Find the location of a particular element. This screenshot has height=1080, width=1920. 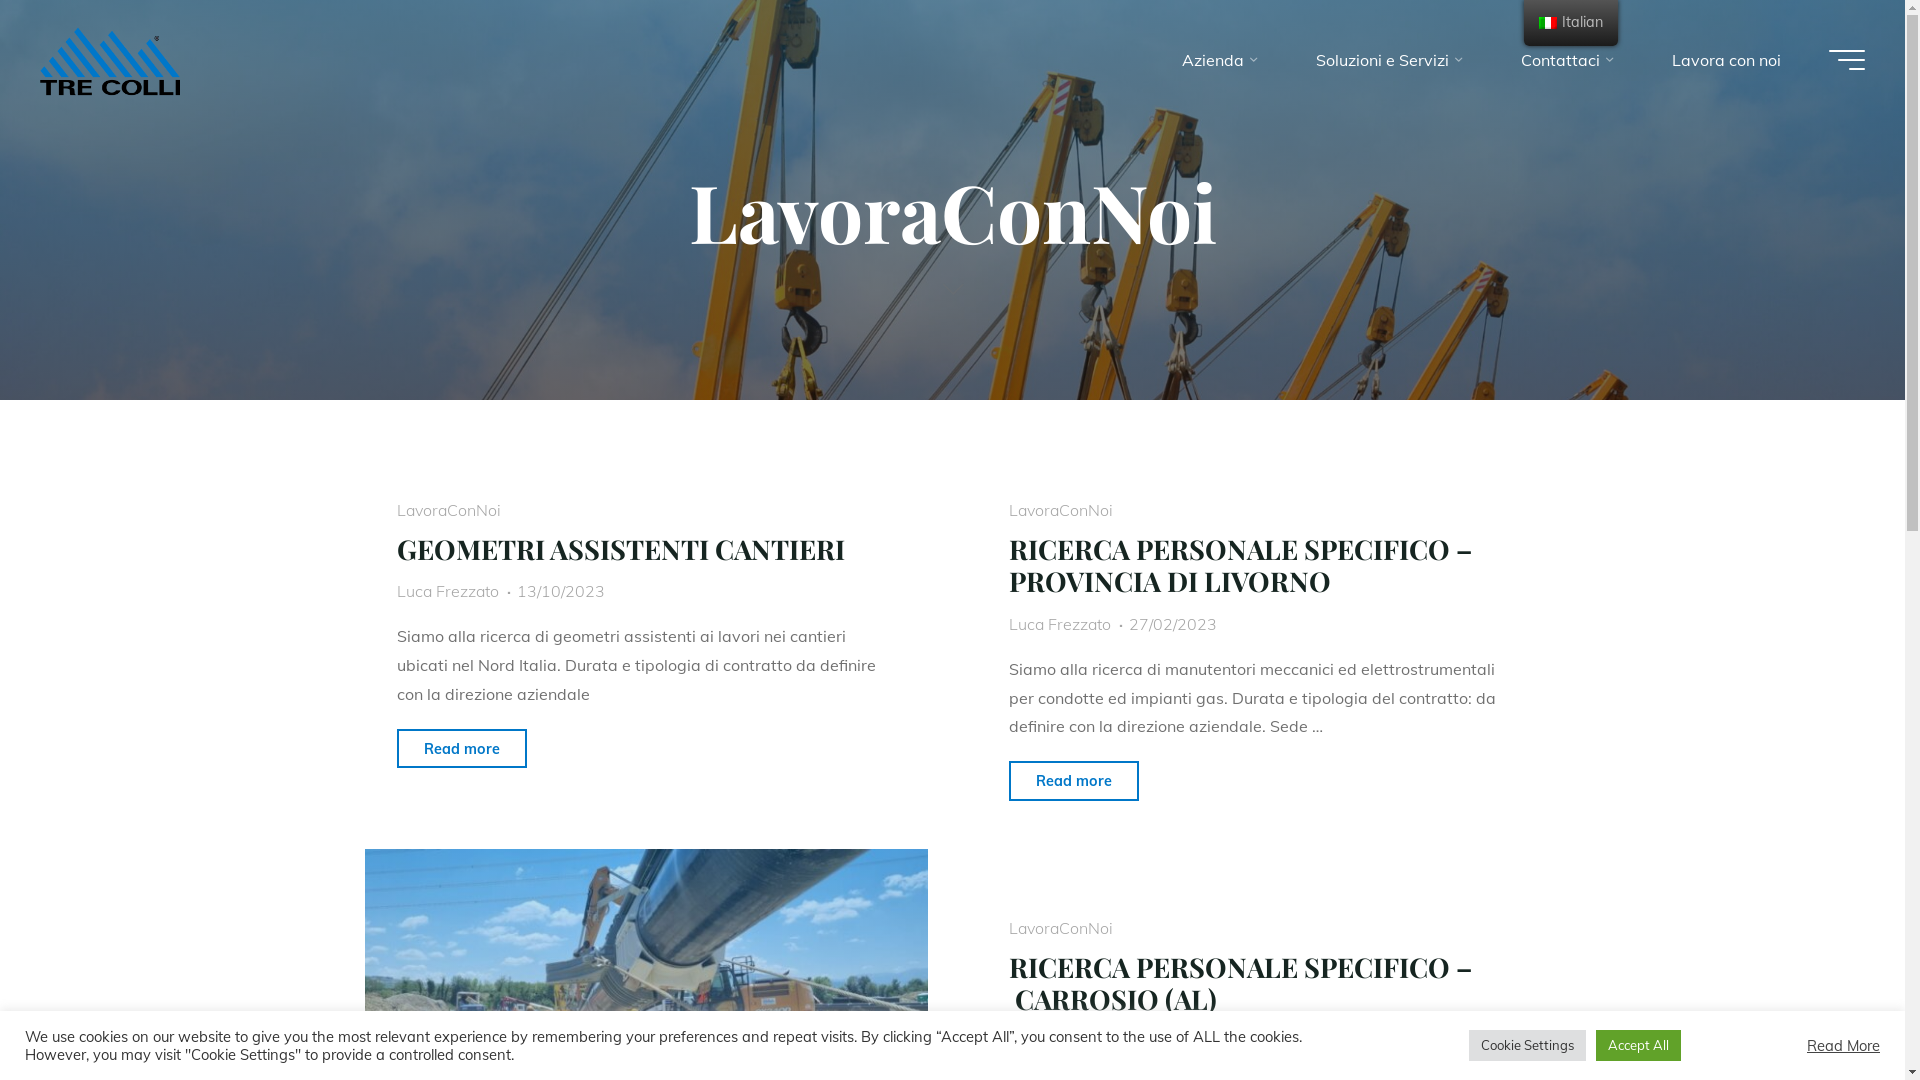

'Azienda' is located at coordinates (1216, 59).